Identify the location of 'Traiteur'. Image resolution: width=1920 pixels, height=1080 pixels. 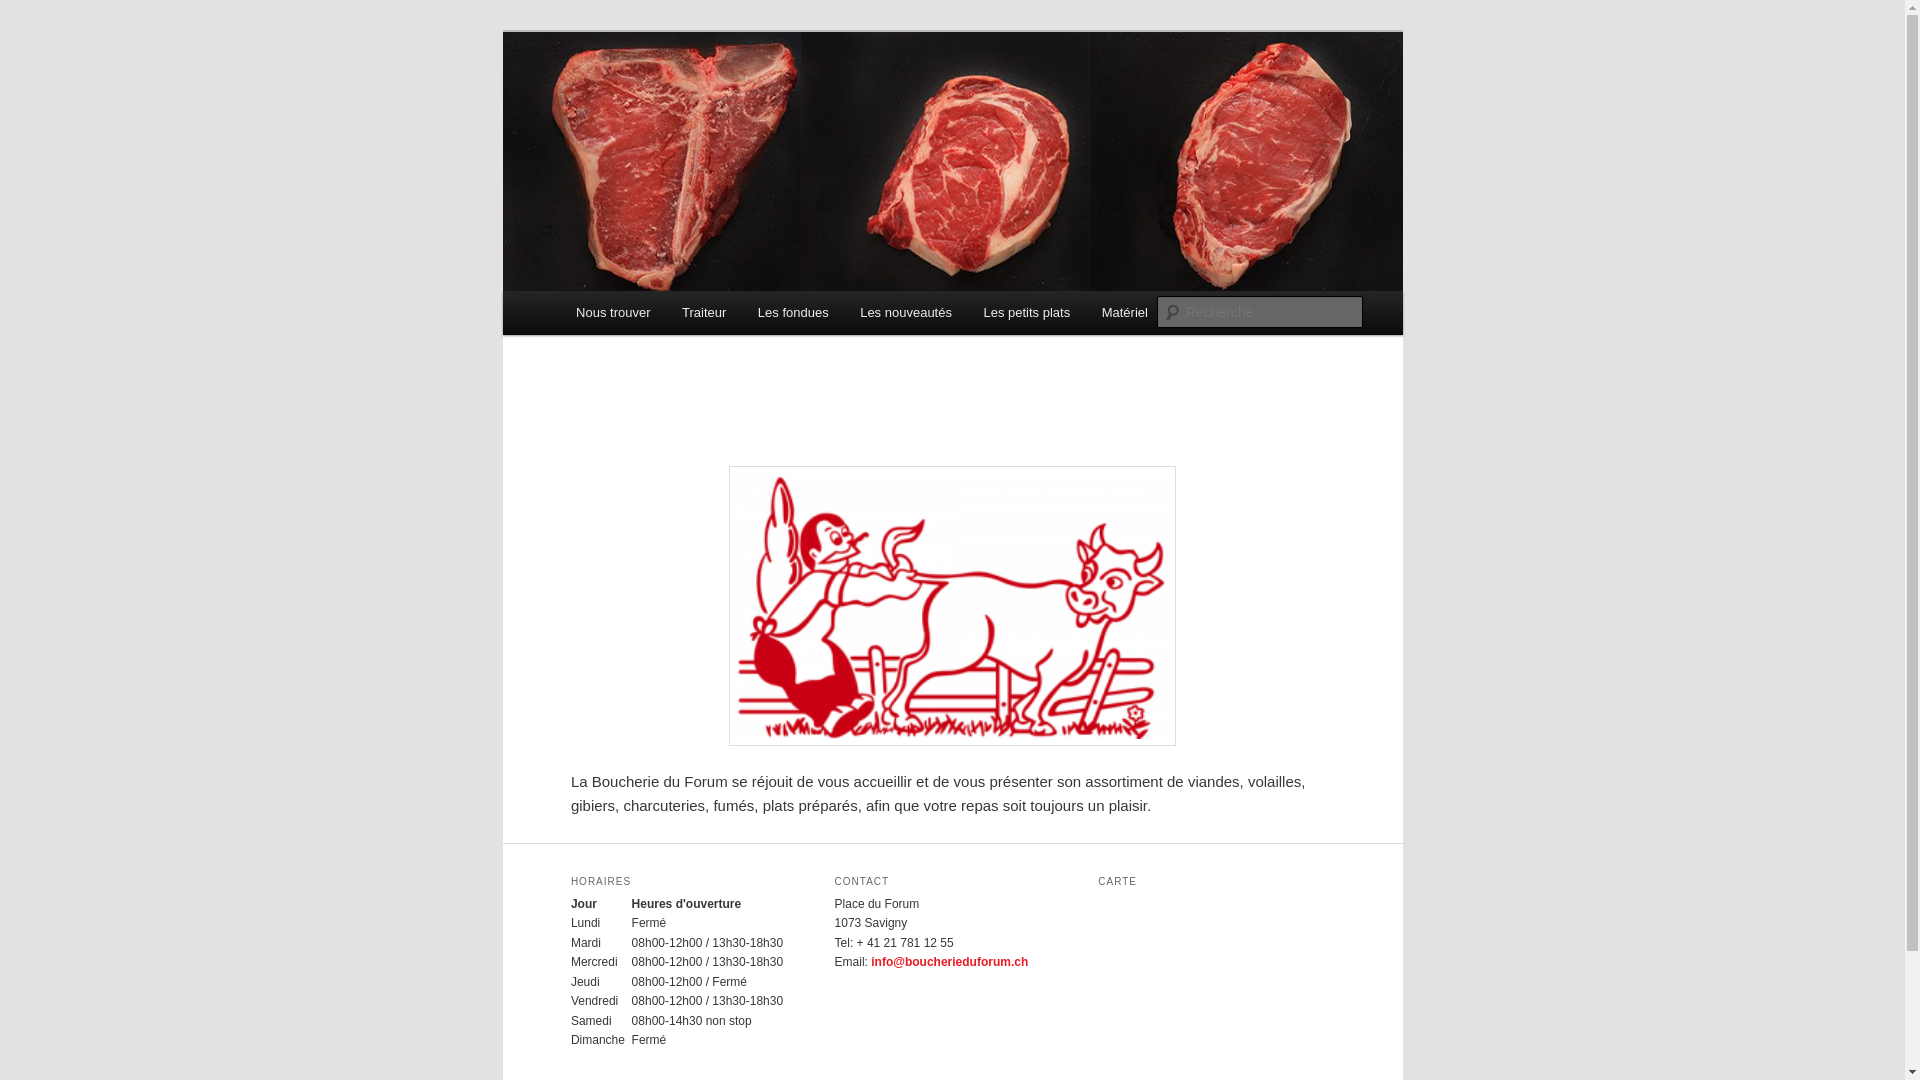
(666, 312).